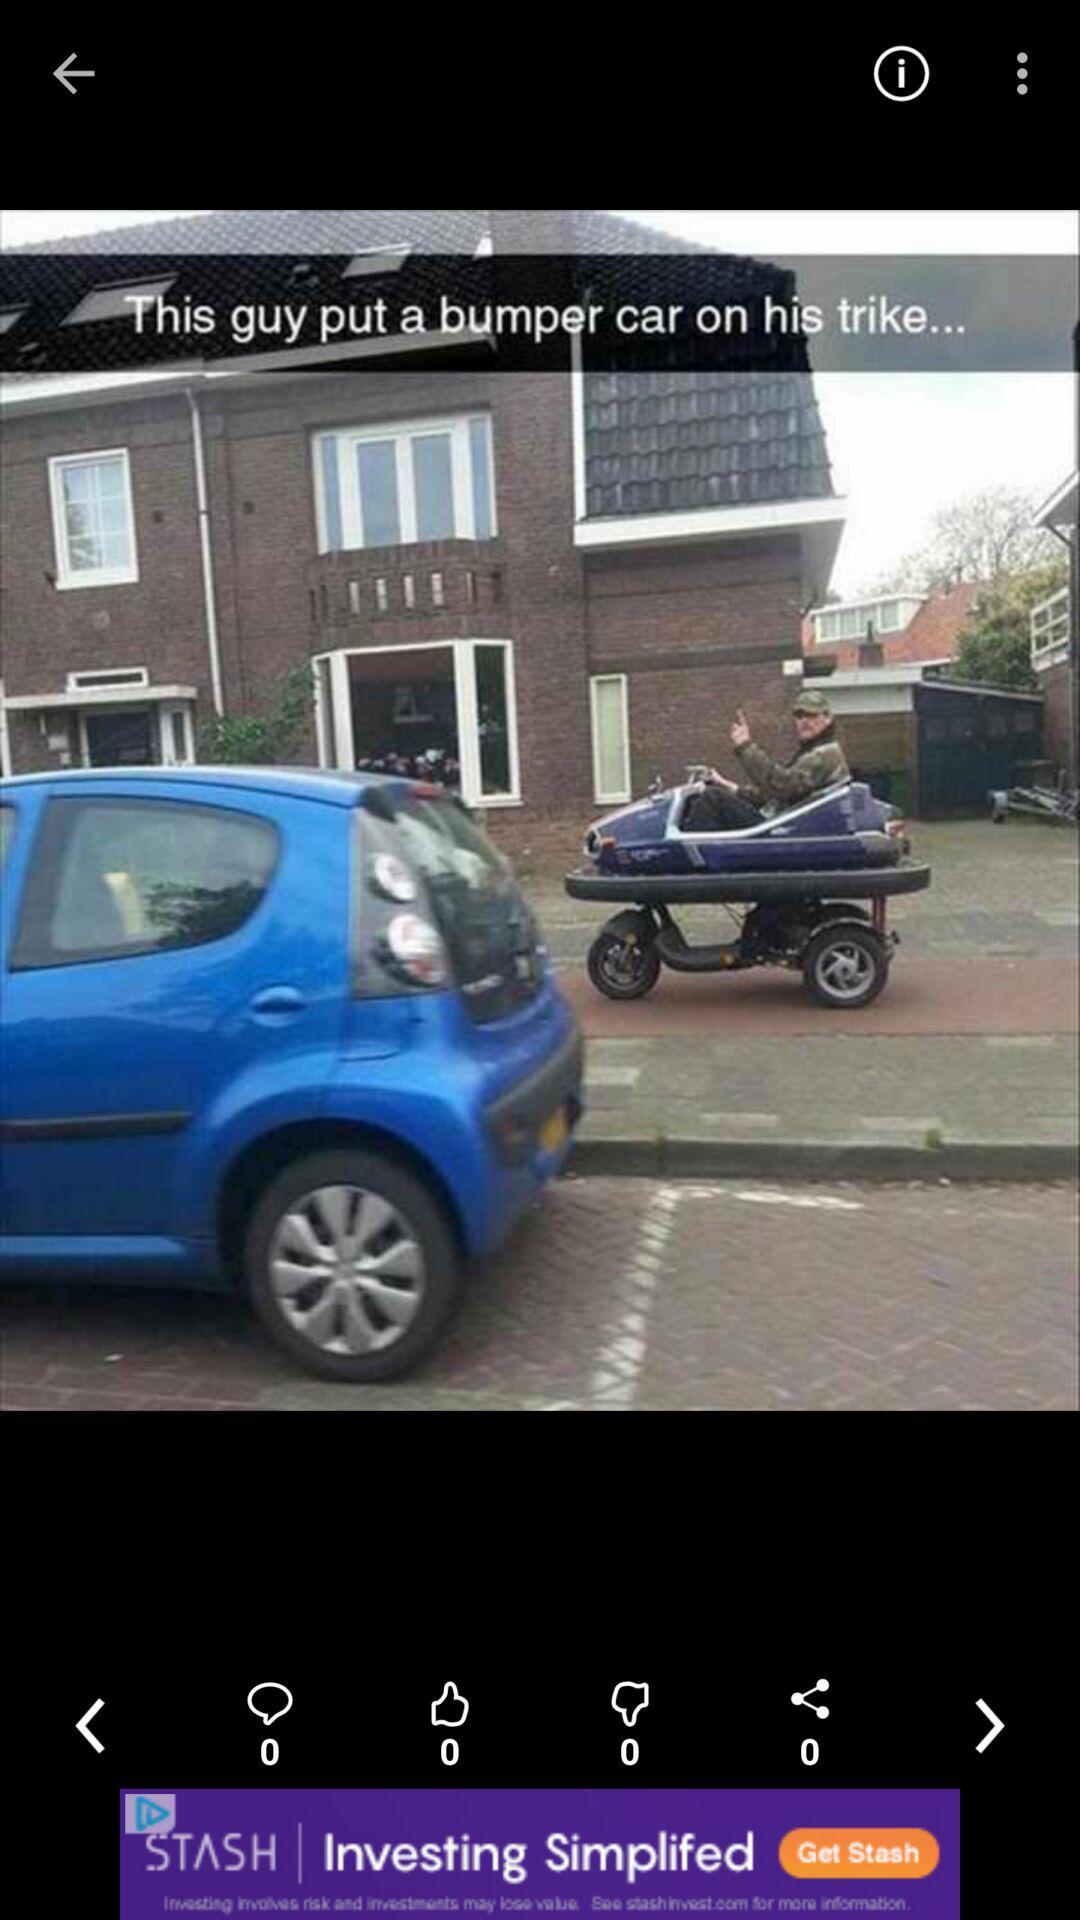  Describe the element at coordinates (450, 1703) in the screenshot. I see `the thumbs_up icon` at that location.